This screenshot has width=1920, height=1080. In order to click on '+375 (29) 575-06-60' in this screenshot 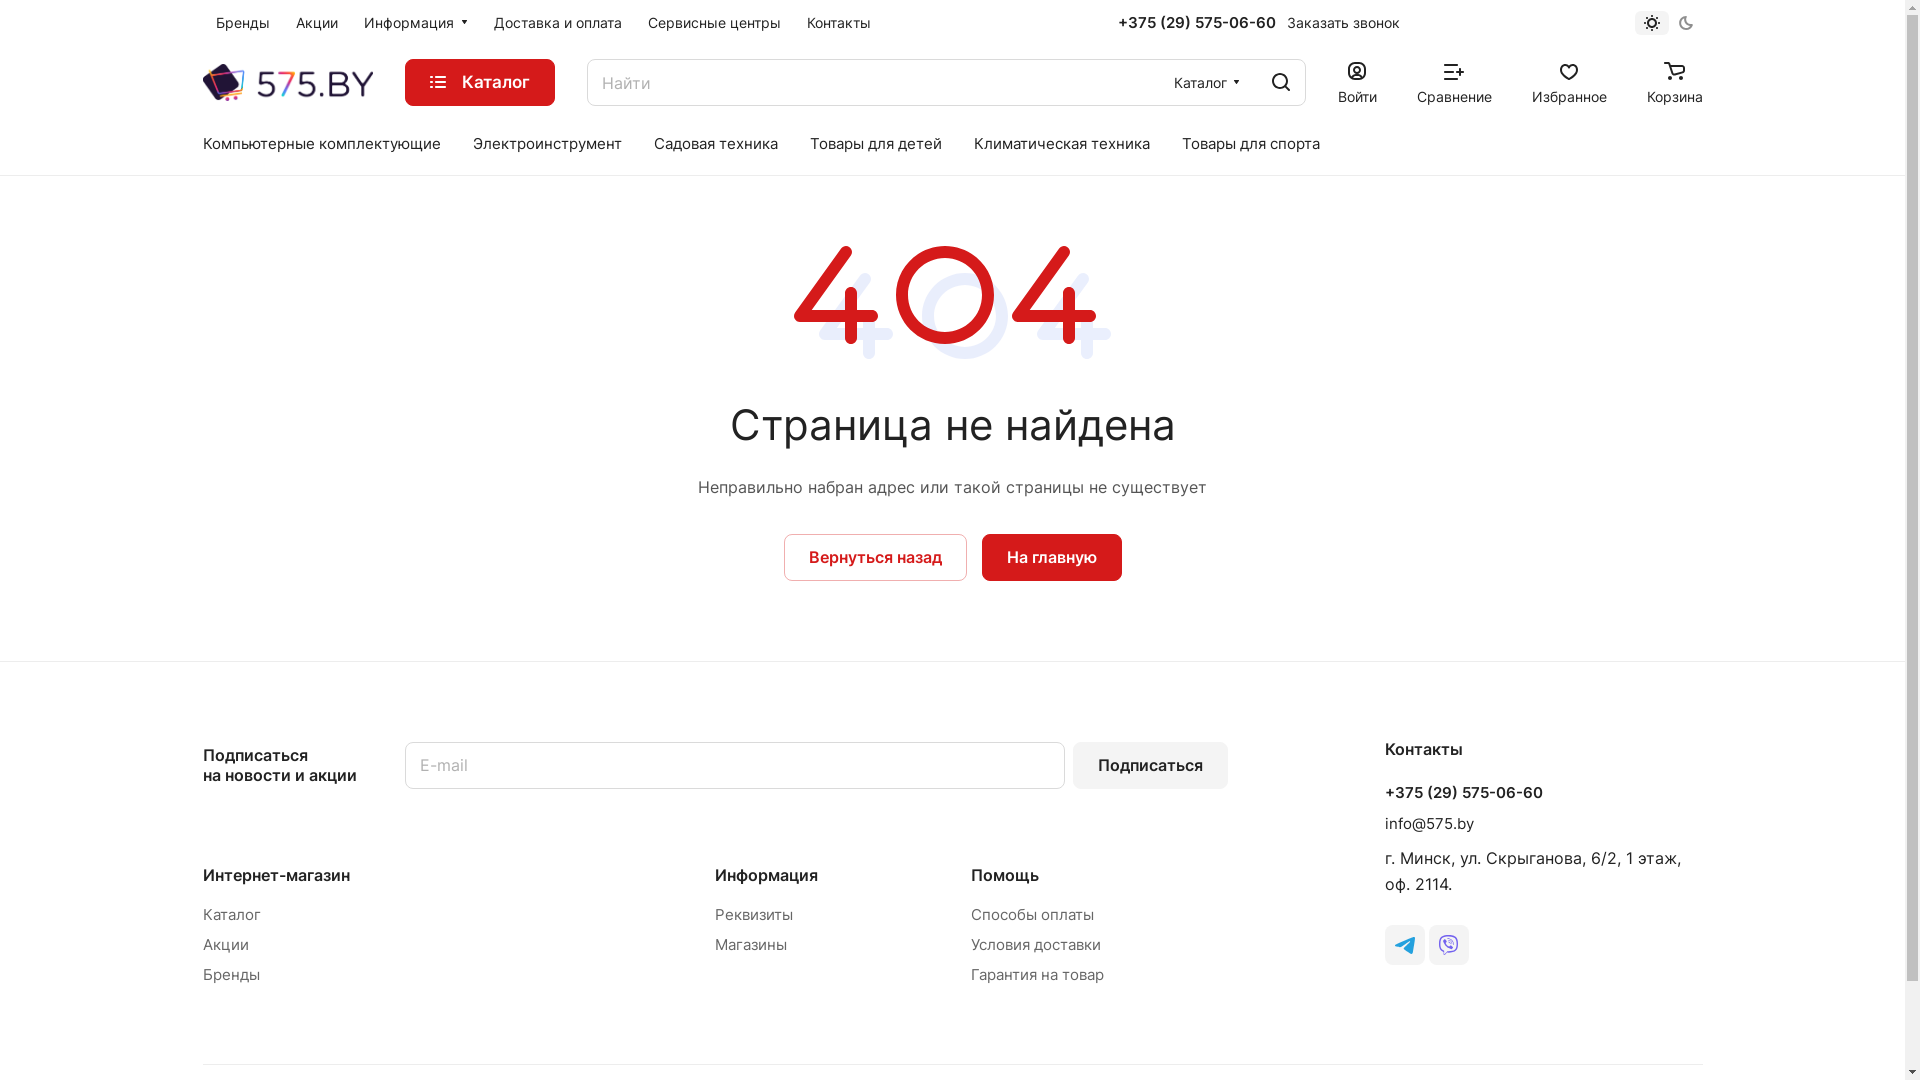, I will do `click(1196, 23)`.